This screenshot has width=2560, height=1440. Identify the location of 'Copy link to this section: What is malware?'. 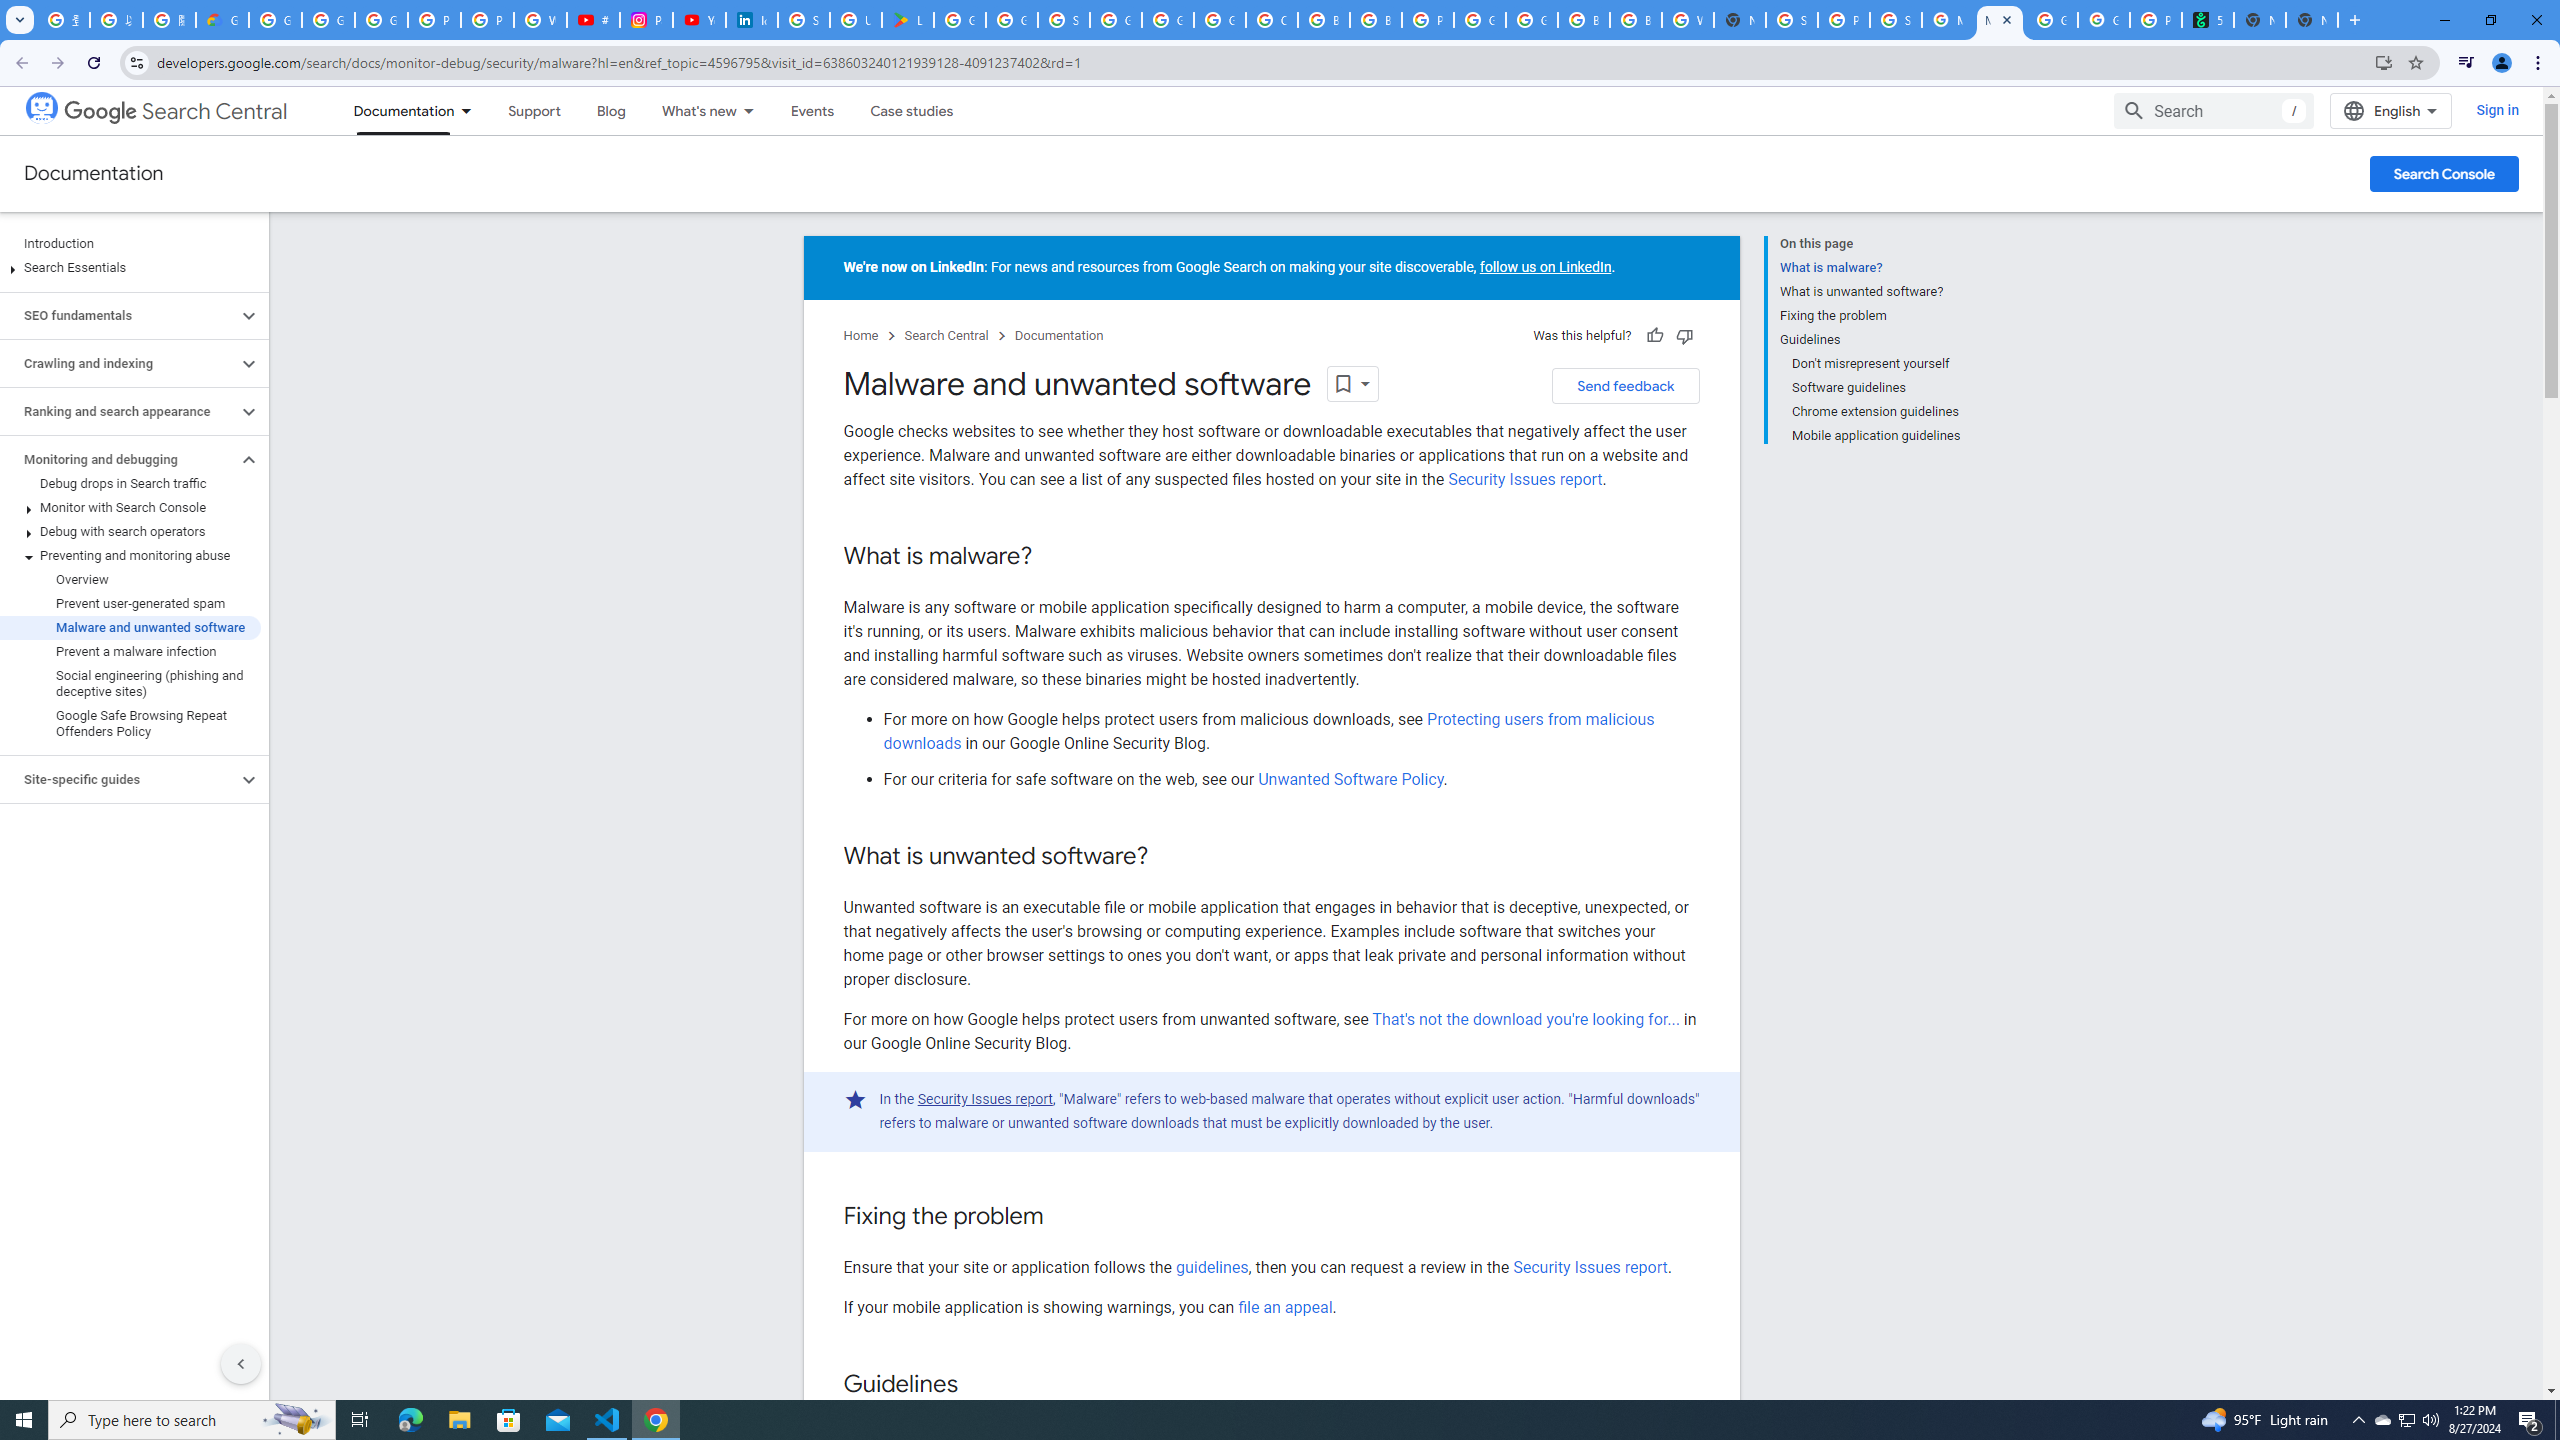
(1051, 556).